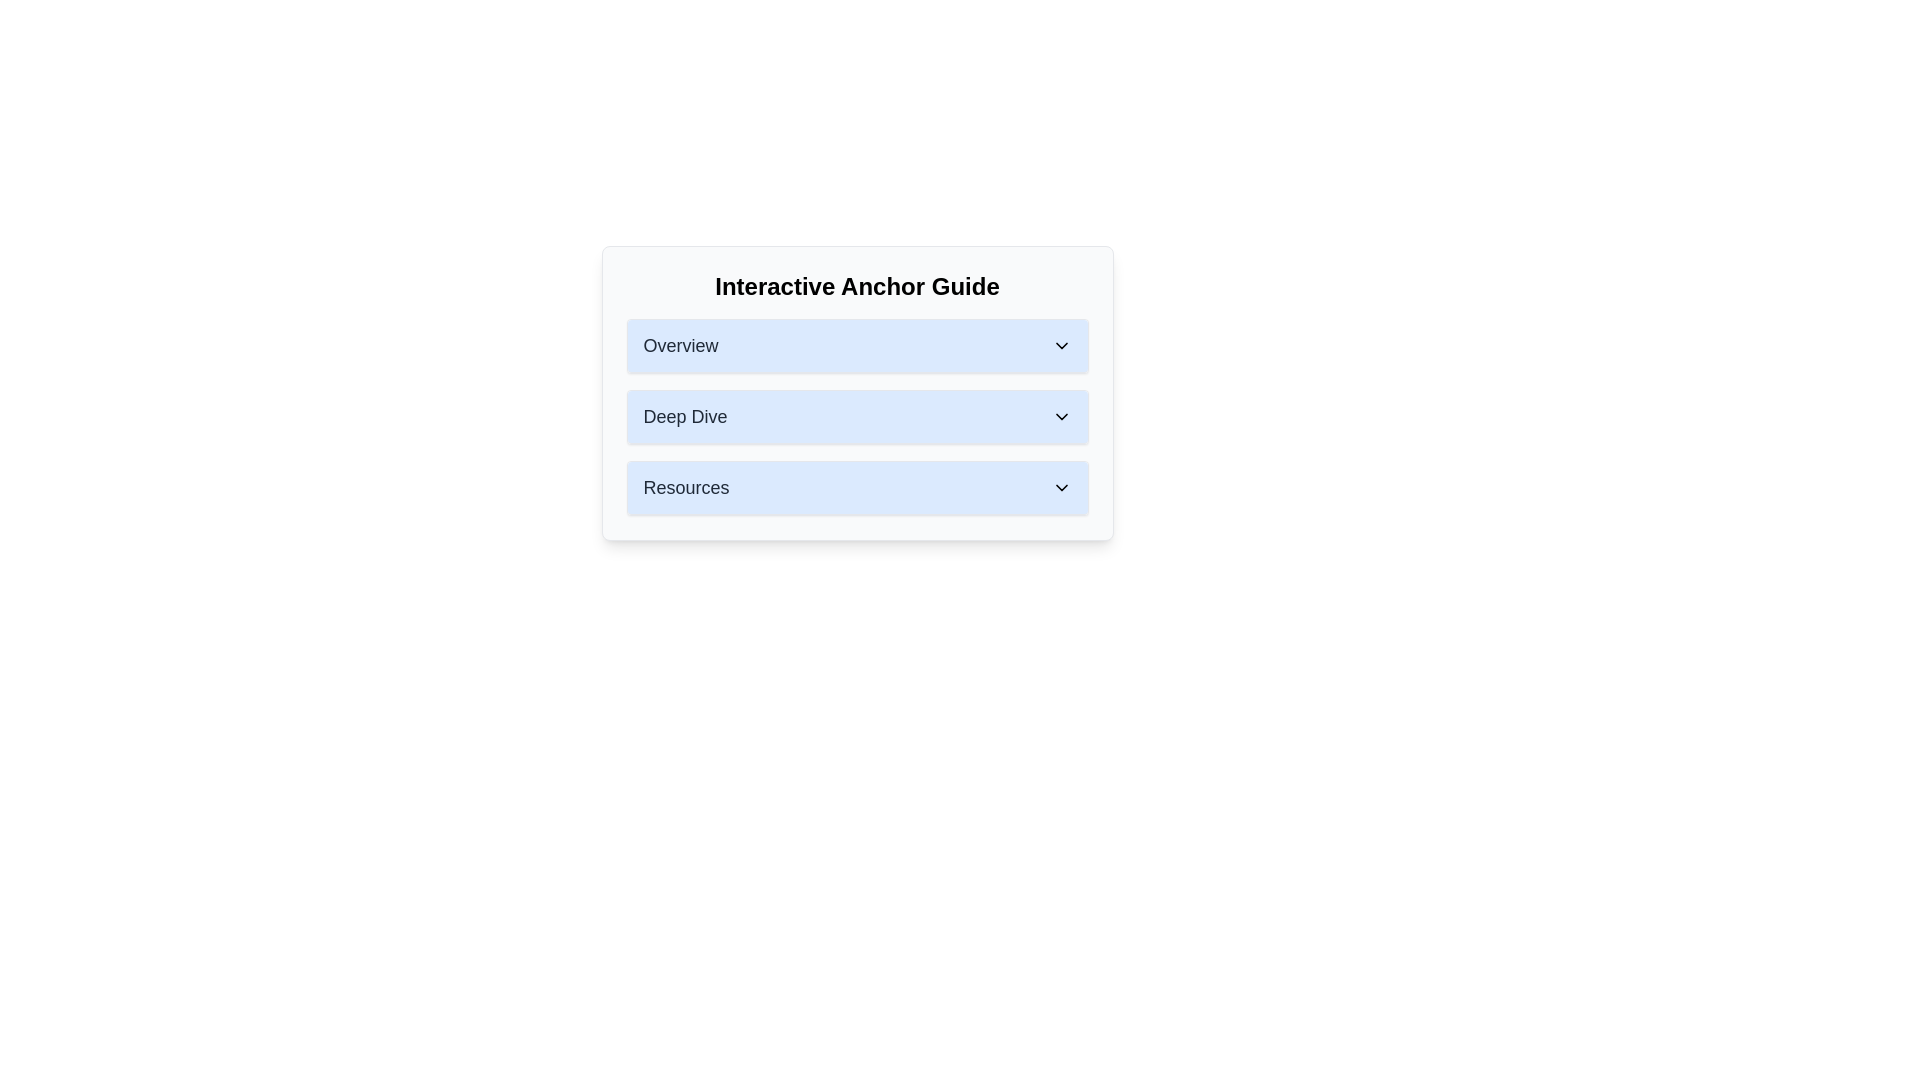  What do you see at coordinates (681, 345) in the screenshot?
I see `the 'Overview' text label, which is the first item in a vertical list of headers styled in large, bold font and dark gray color against a light blue background` at bounding box center [681, 345].